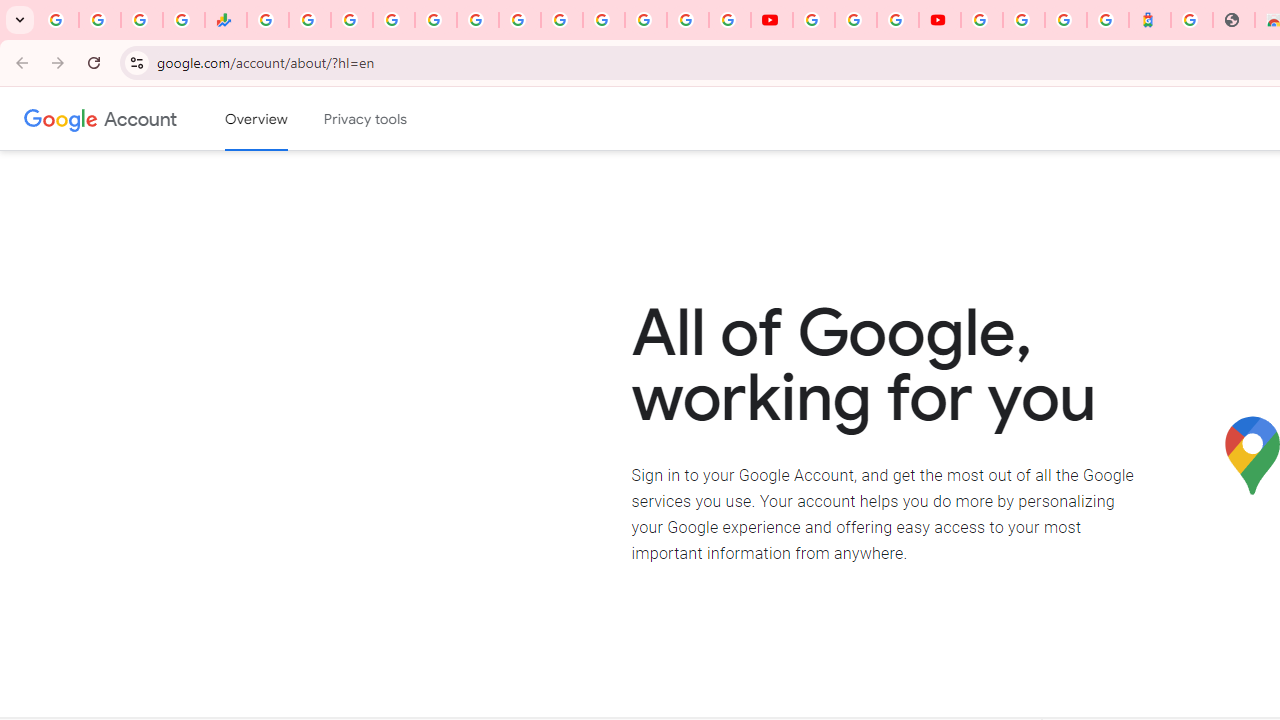 This screenshot has height=720, width=1280. I want to click on 'YouTube', so click(771, 20).